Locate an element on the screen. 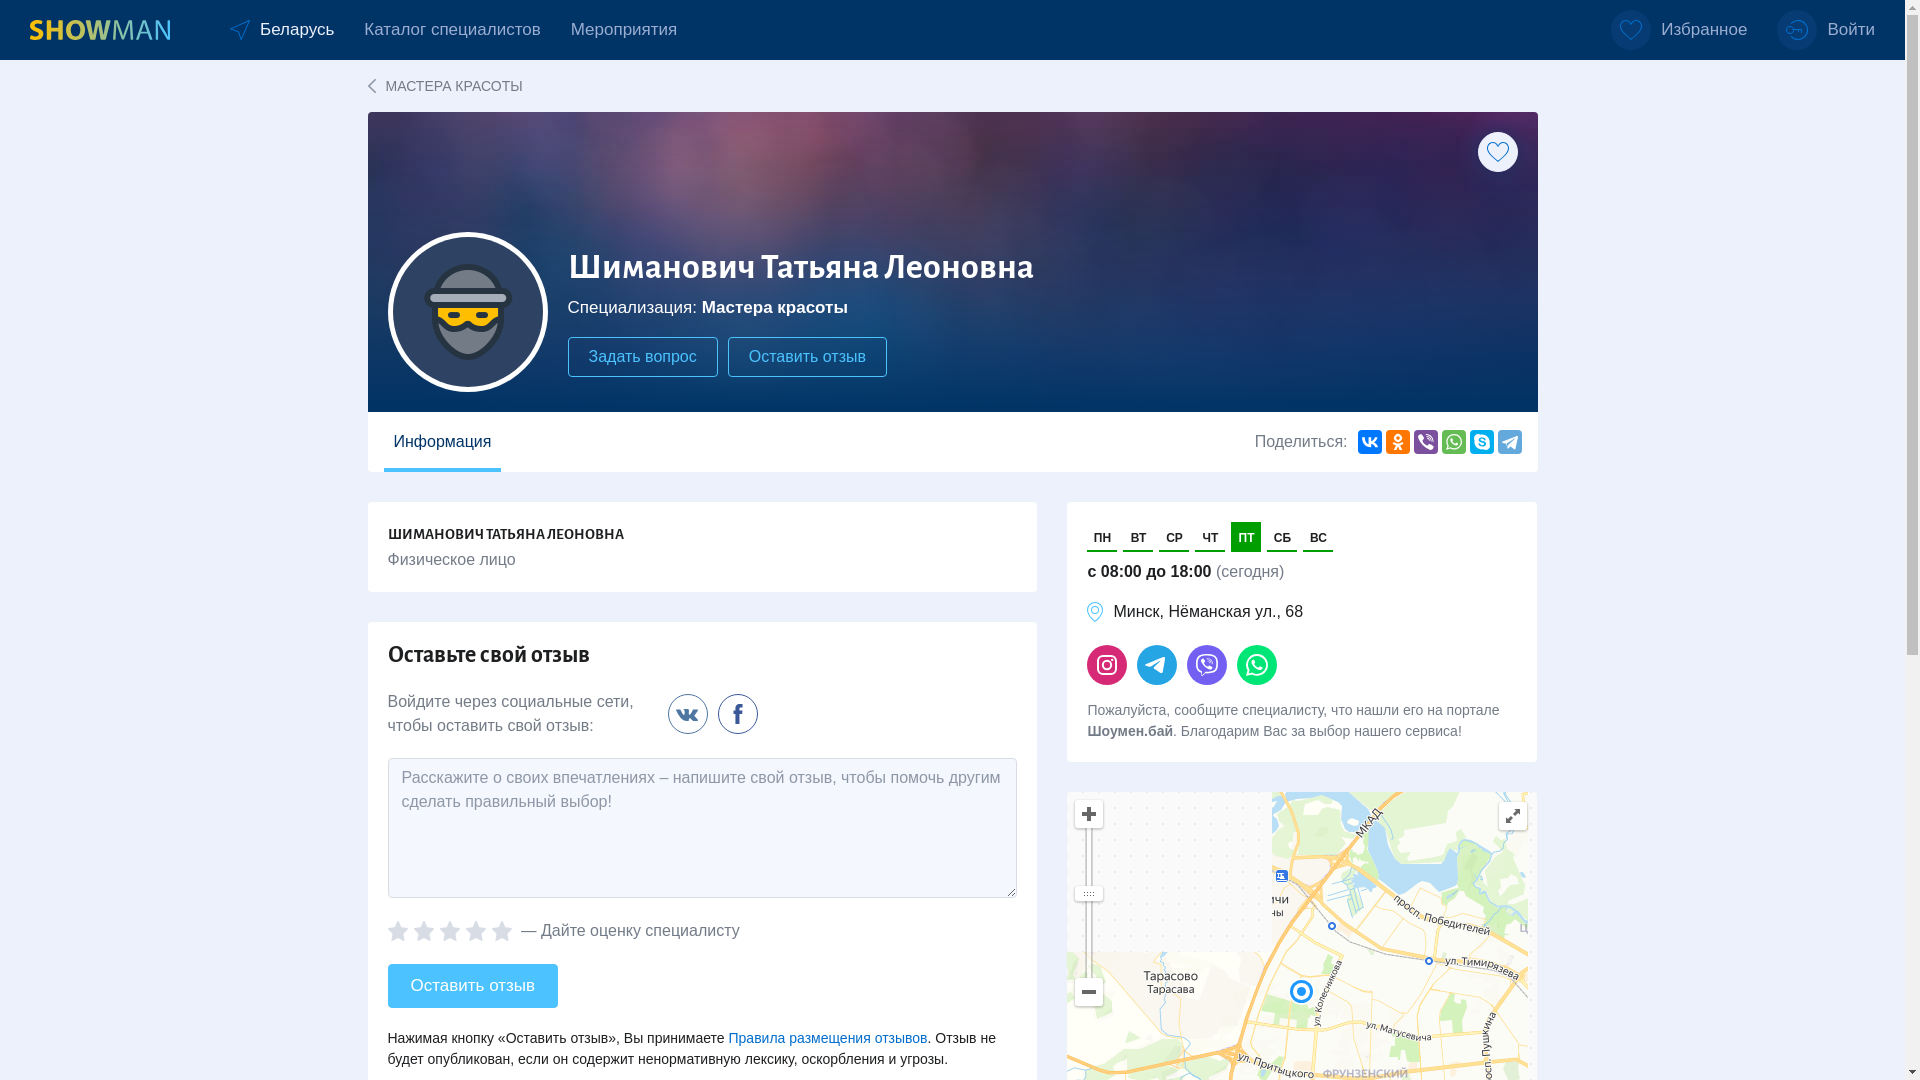 This screenshot has width=1920, height=1080. 'Skype' is located at coordinates (1482, 441).